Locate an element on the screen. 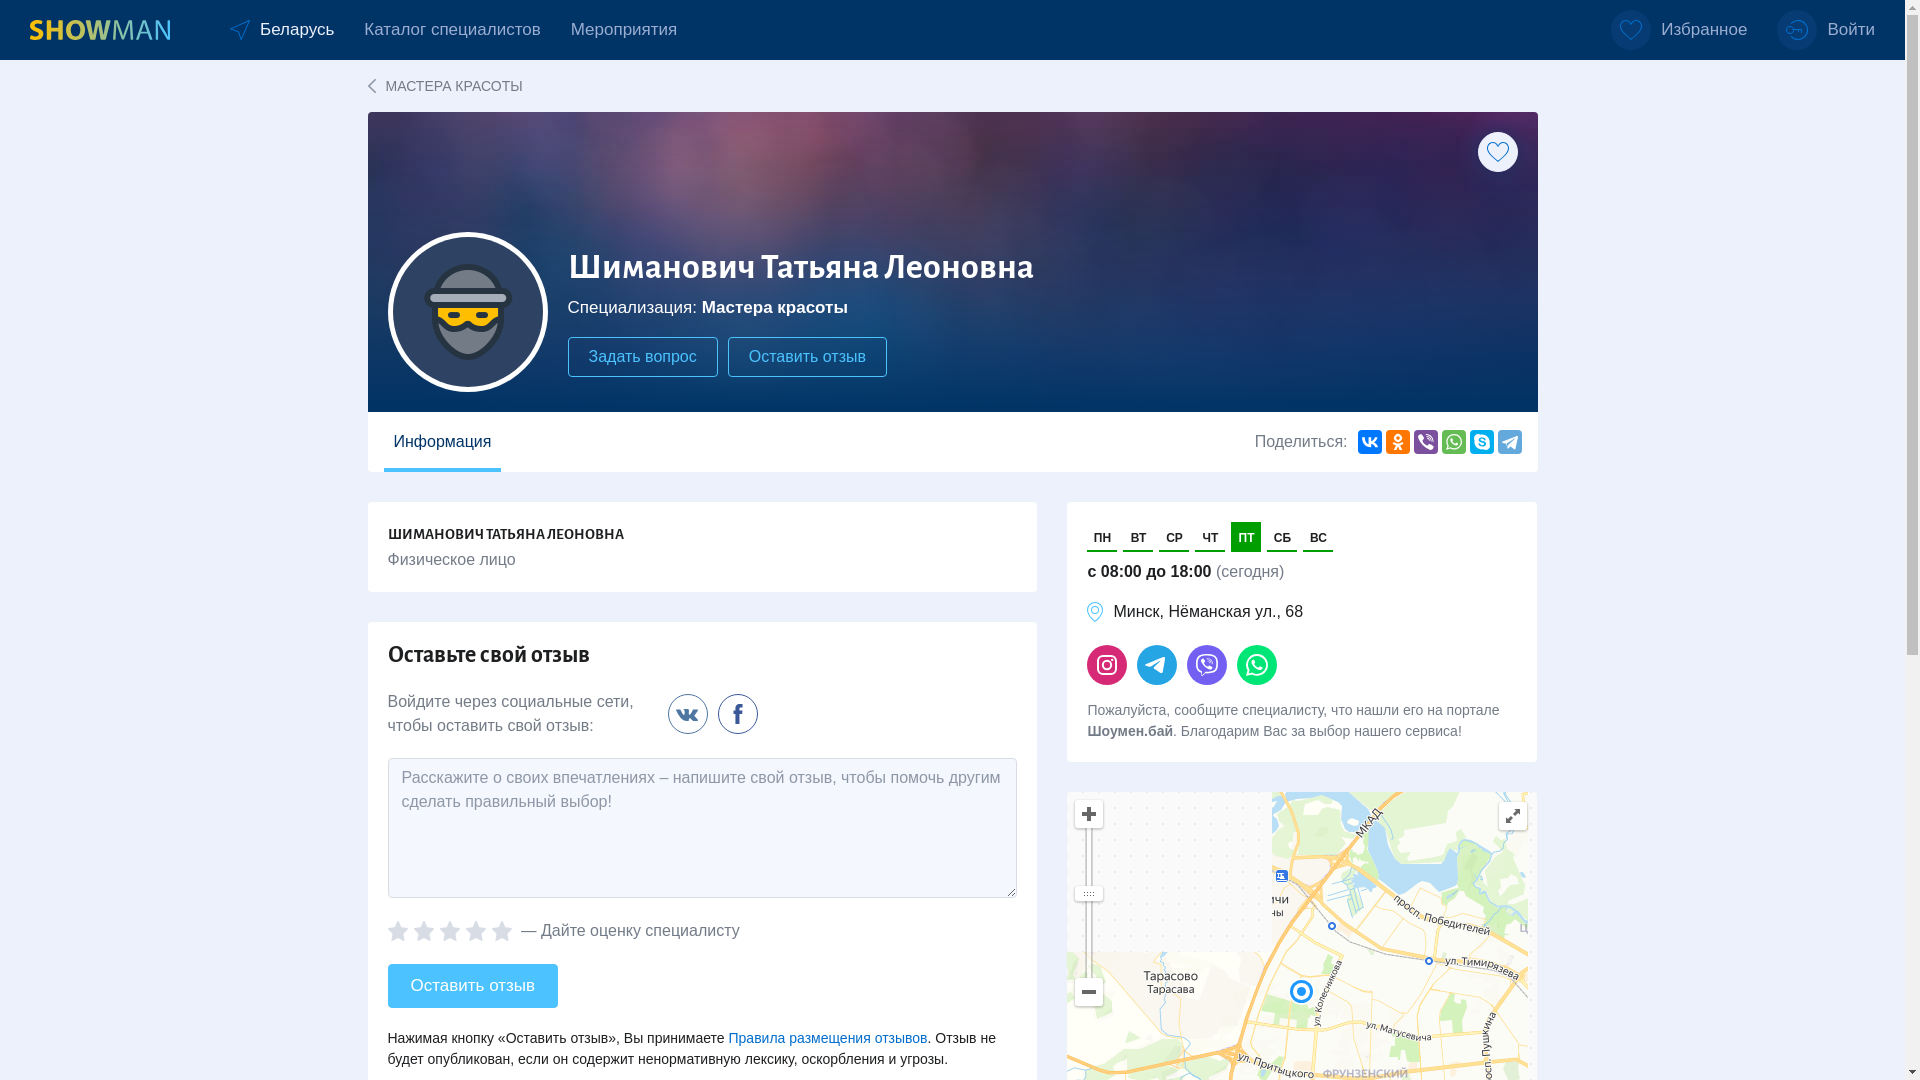 This screenshot has width=1920, height=1080. 'Skype' is located at coordinates (1482, 441).